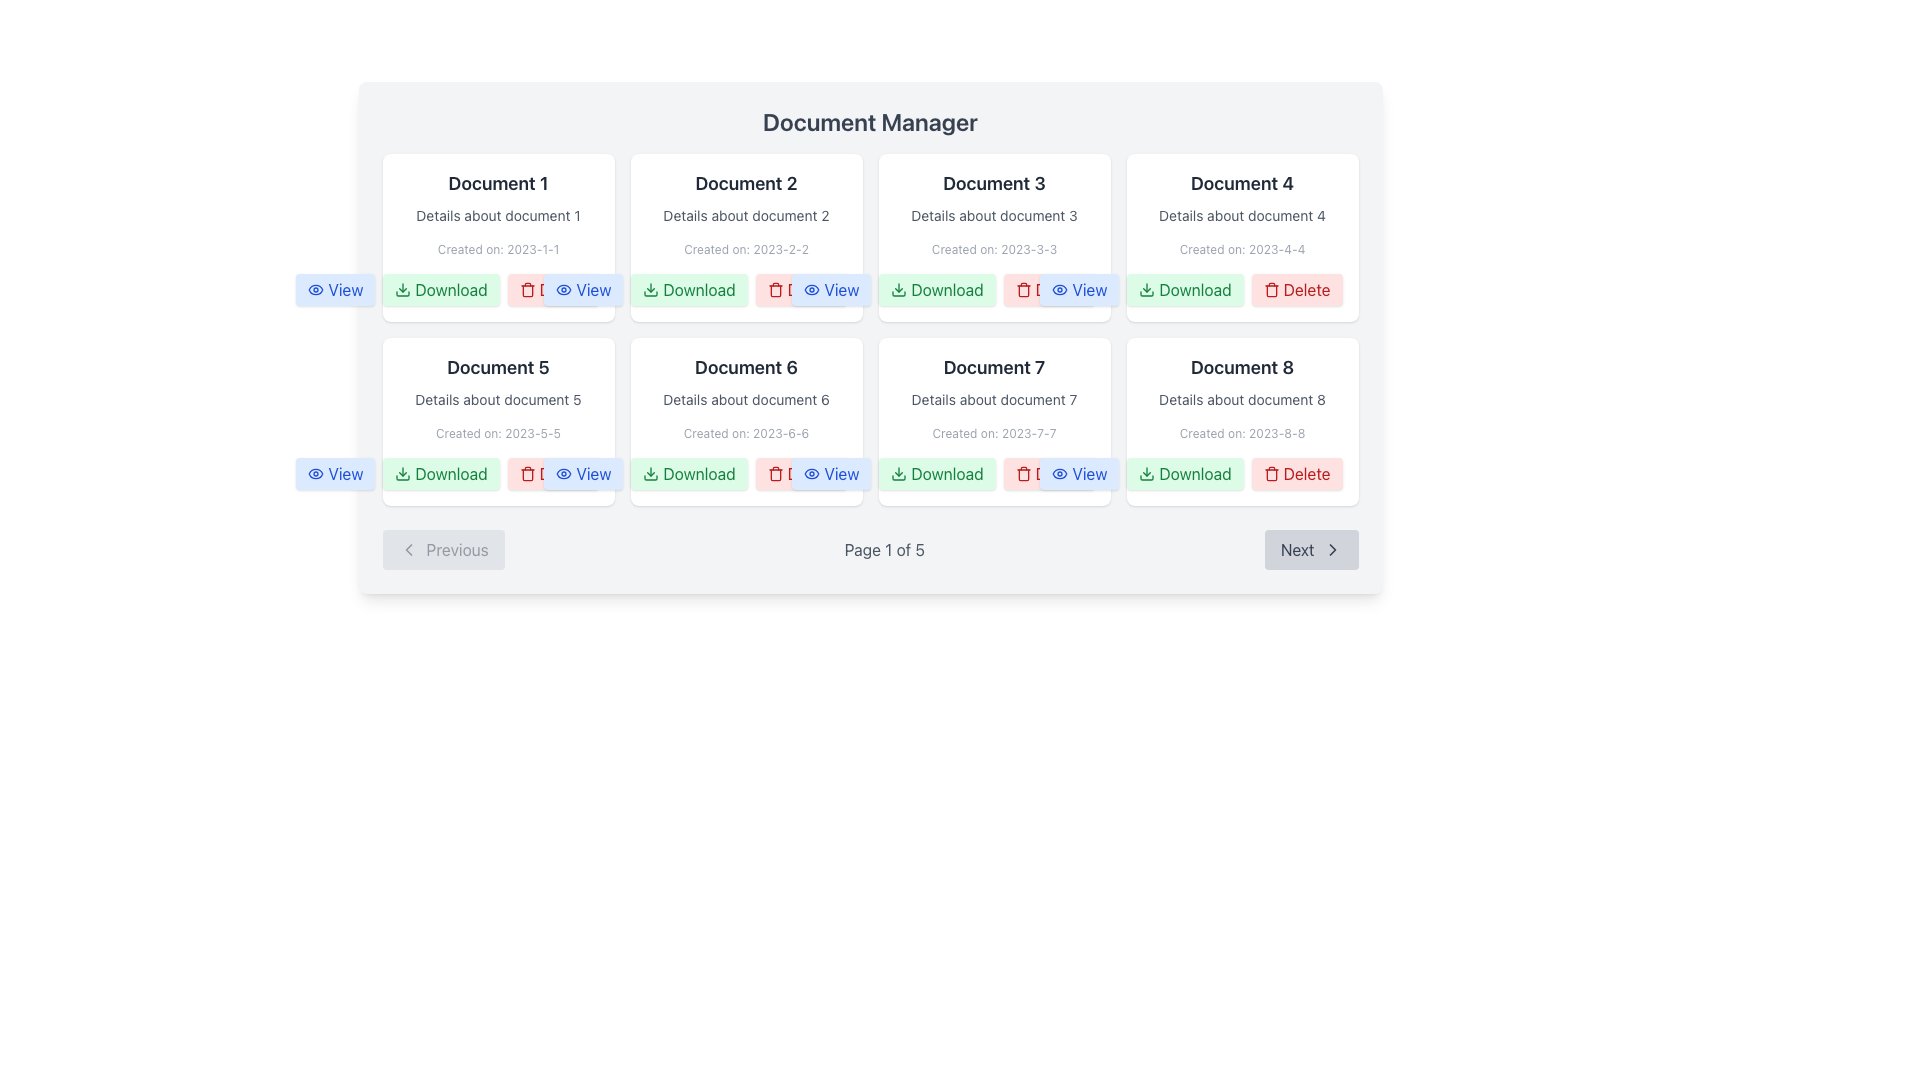 The image size is (1920, 1080). Describe the element at coordinates (527, 289) in the screenshot. I see `the delete icon located in the fourth position of the top row in the grid layout` at that location.